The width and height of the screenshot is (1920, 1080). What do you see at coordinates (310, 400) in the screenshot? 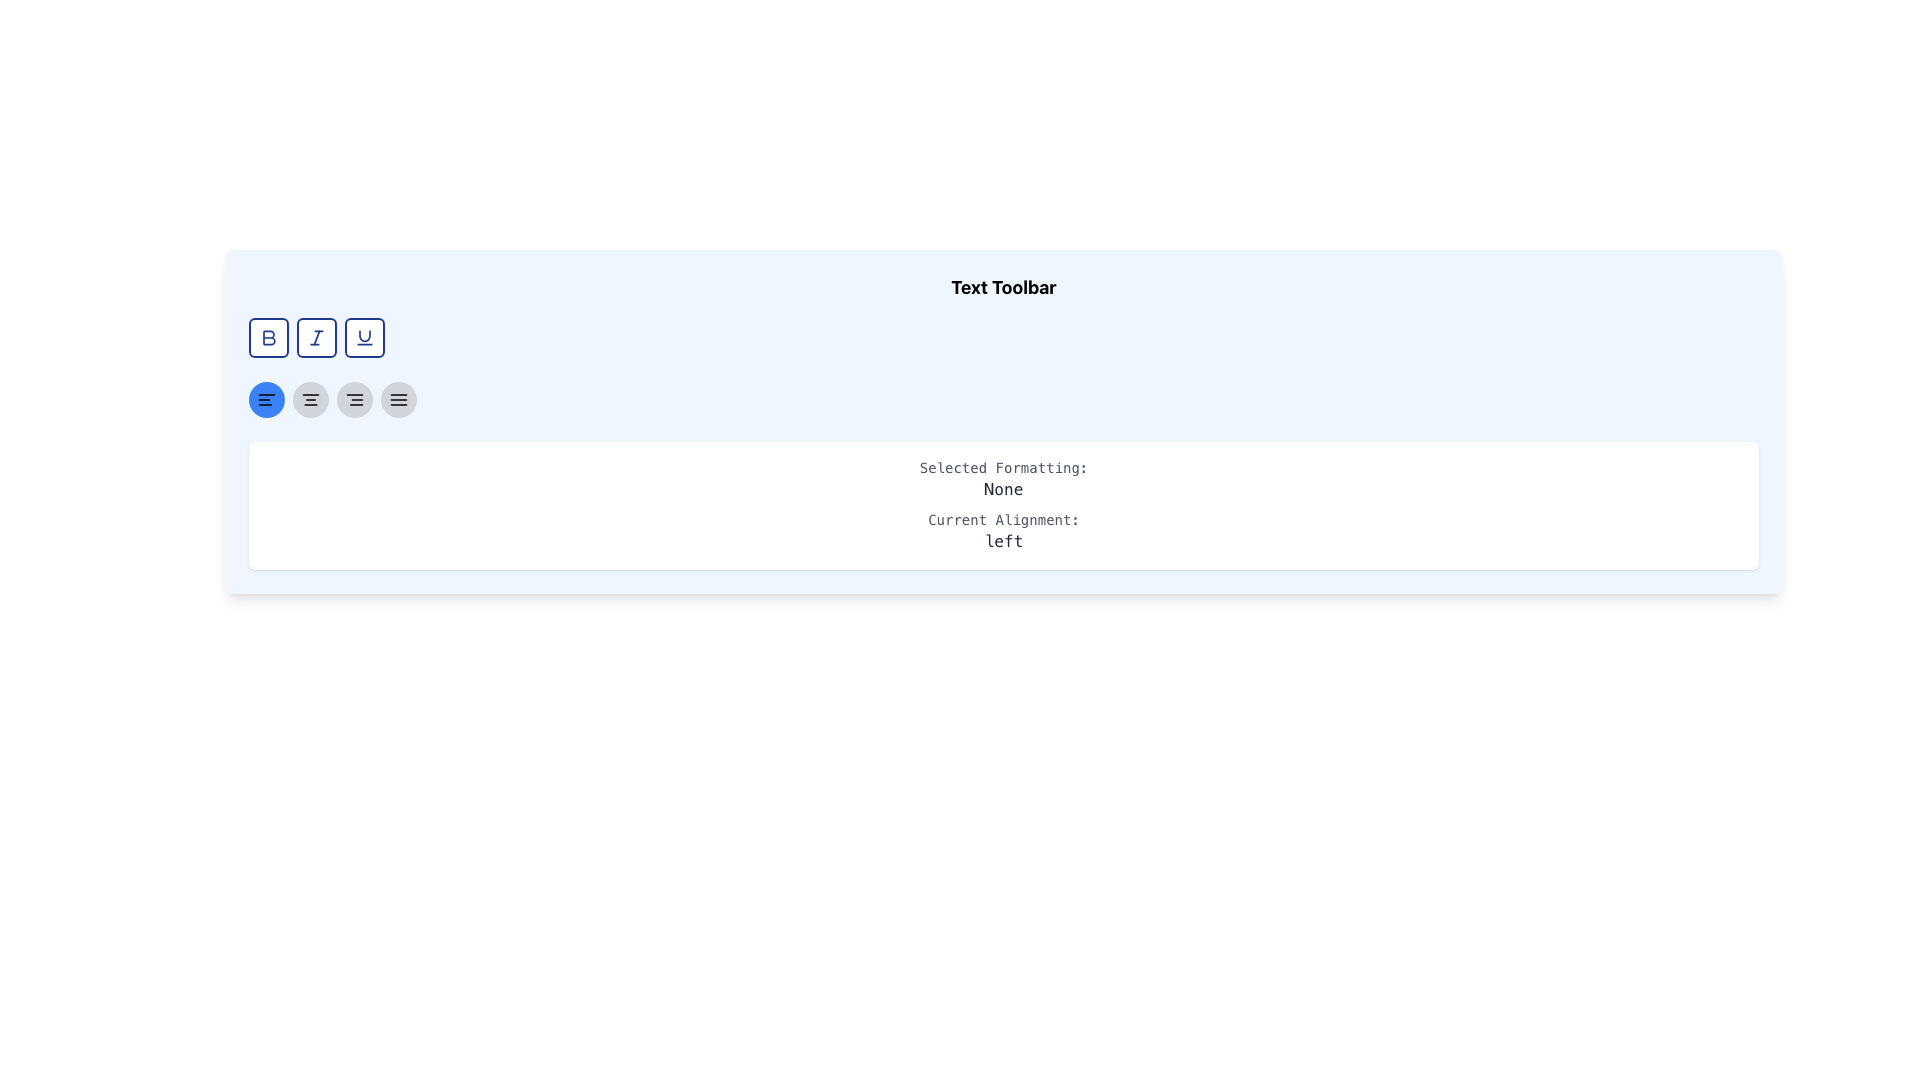
I see `the center alignment button in the text editor to align text to the center` at bounding box center [310, 400].